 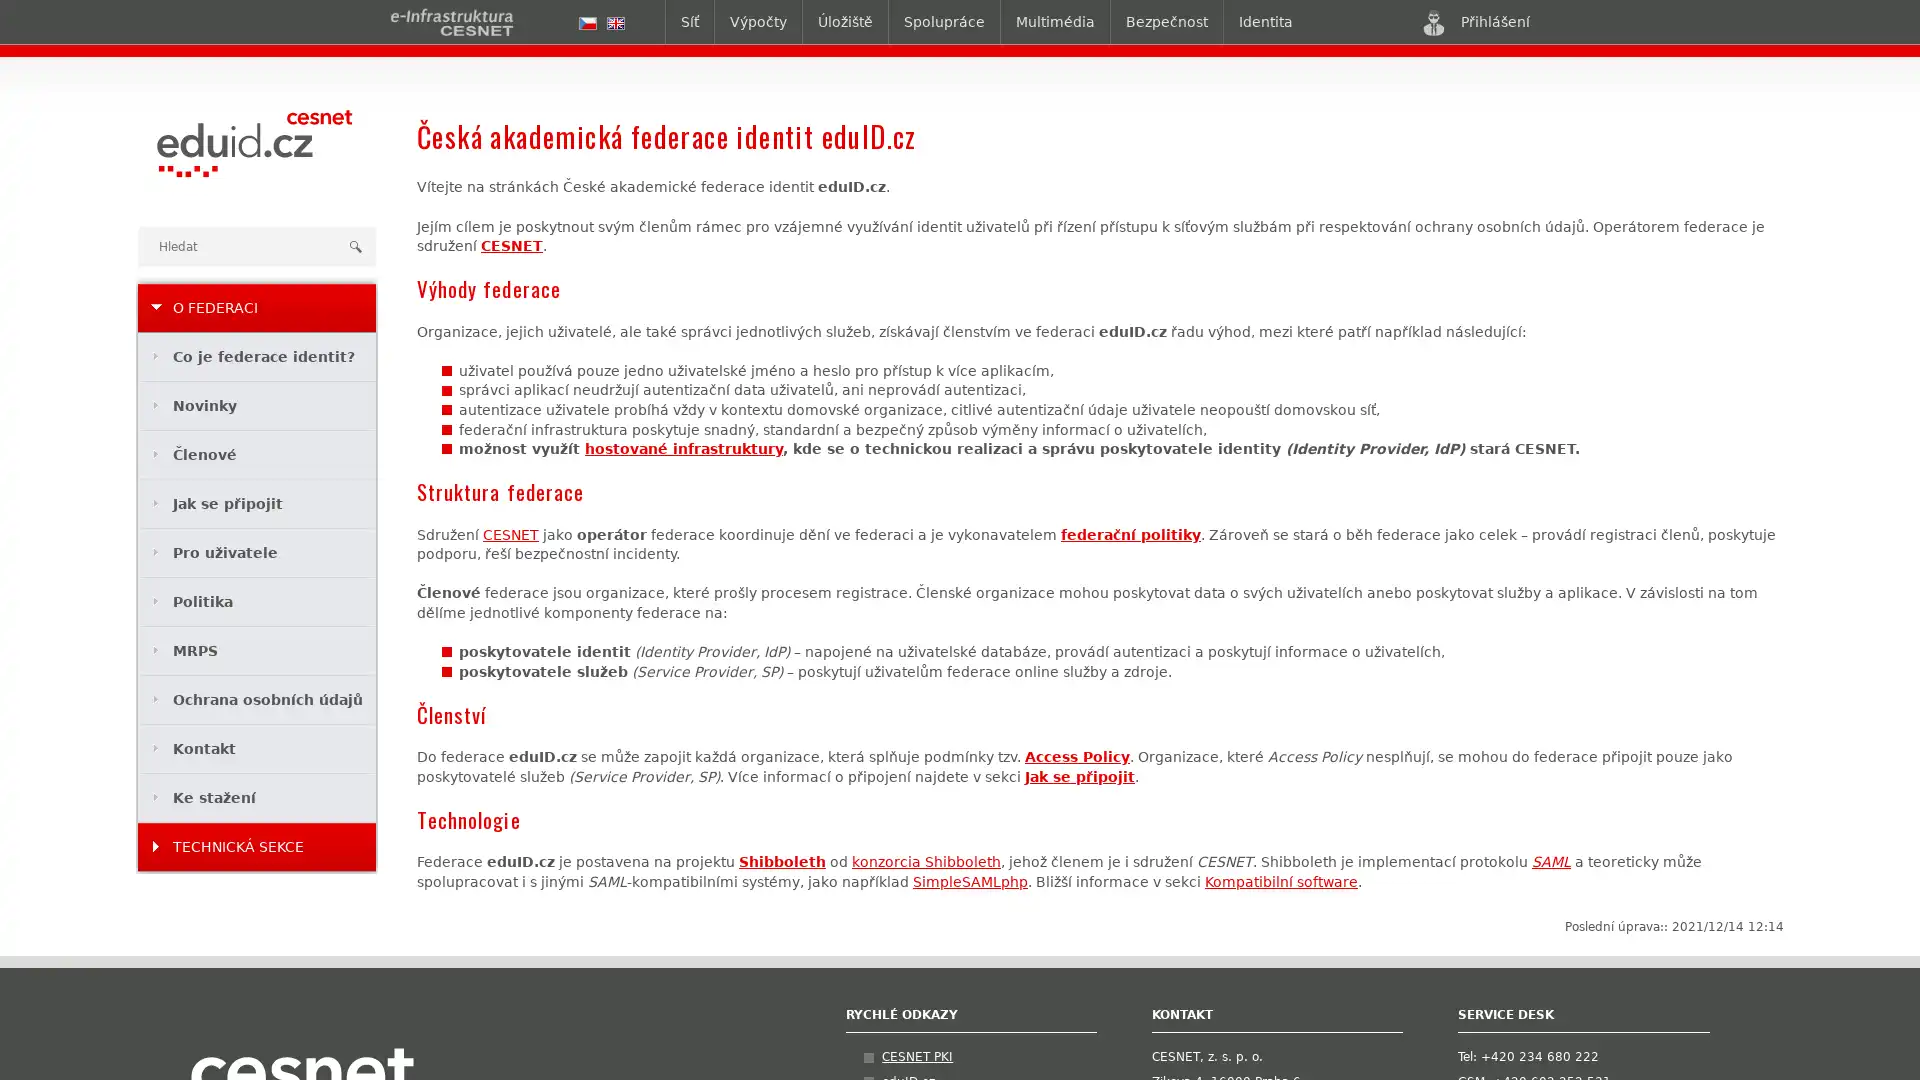 What do you see at coordinates (355, 245) in the screenshot?
I see `Hledat` at bounding box center [355, 245].